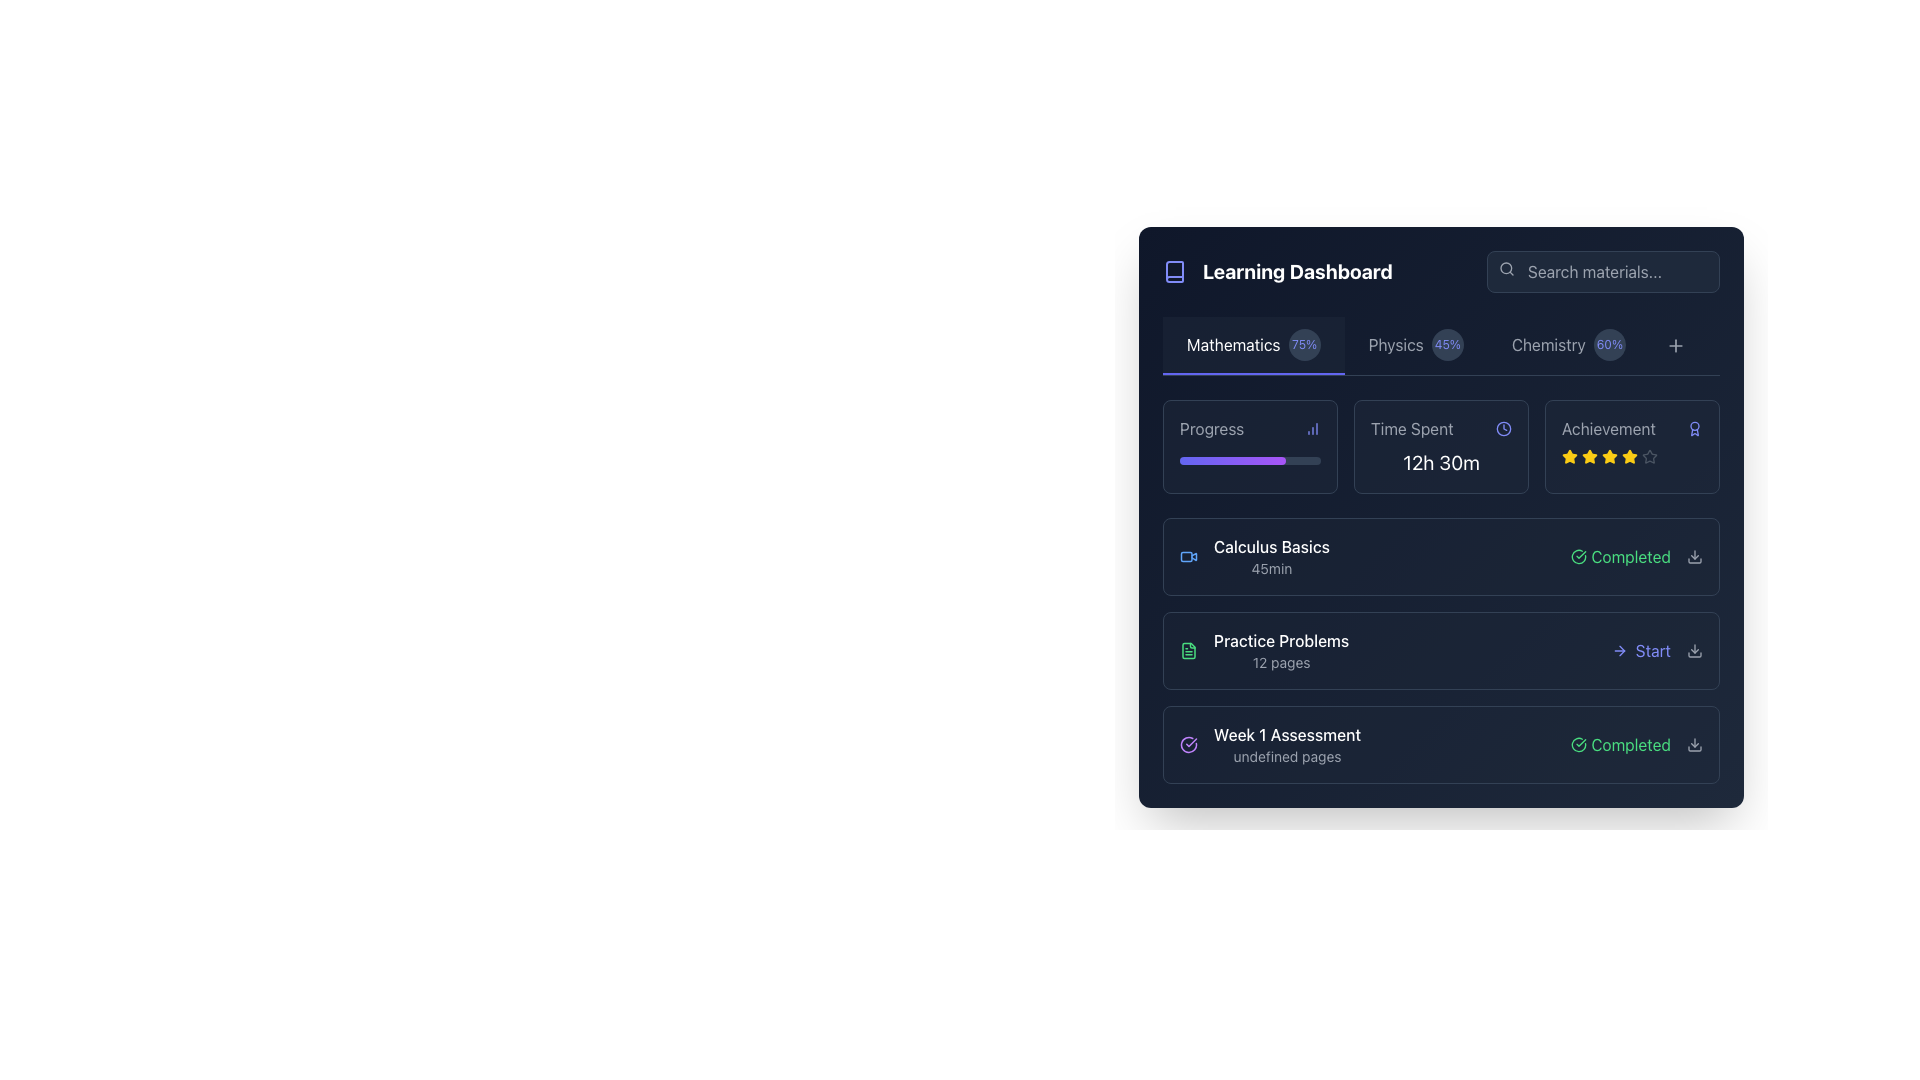 This screenshot has width=1920, height=1080. What do you see at coordinates (1609, 456) in the screenshot?
I see `the rating level represented by the second yellow star icon in the achievement section of the dashboard` at bounding box center [1609, 456].